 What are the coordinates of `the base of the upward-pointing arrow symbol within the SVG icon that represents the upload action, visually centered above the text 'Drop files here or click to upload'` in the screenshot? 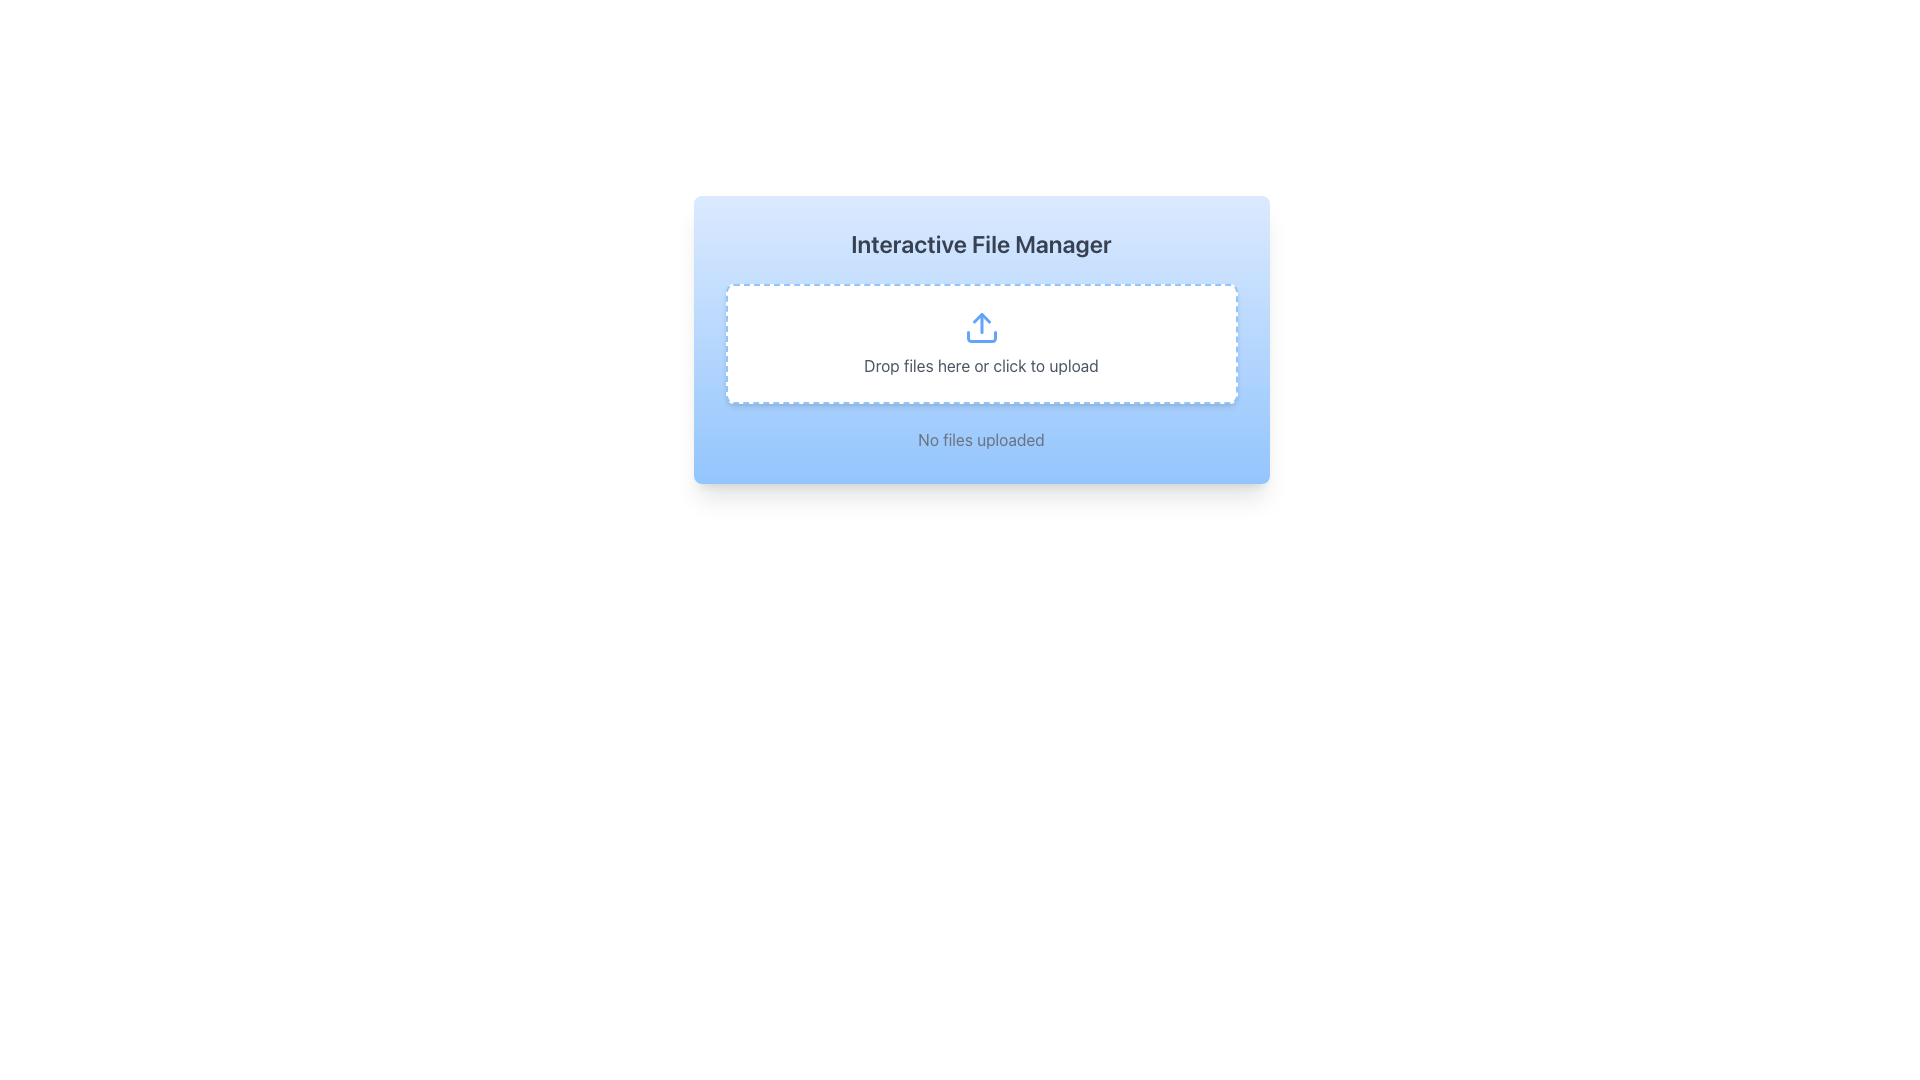 It's located at (981, 335).